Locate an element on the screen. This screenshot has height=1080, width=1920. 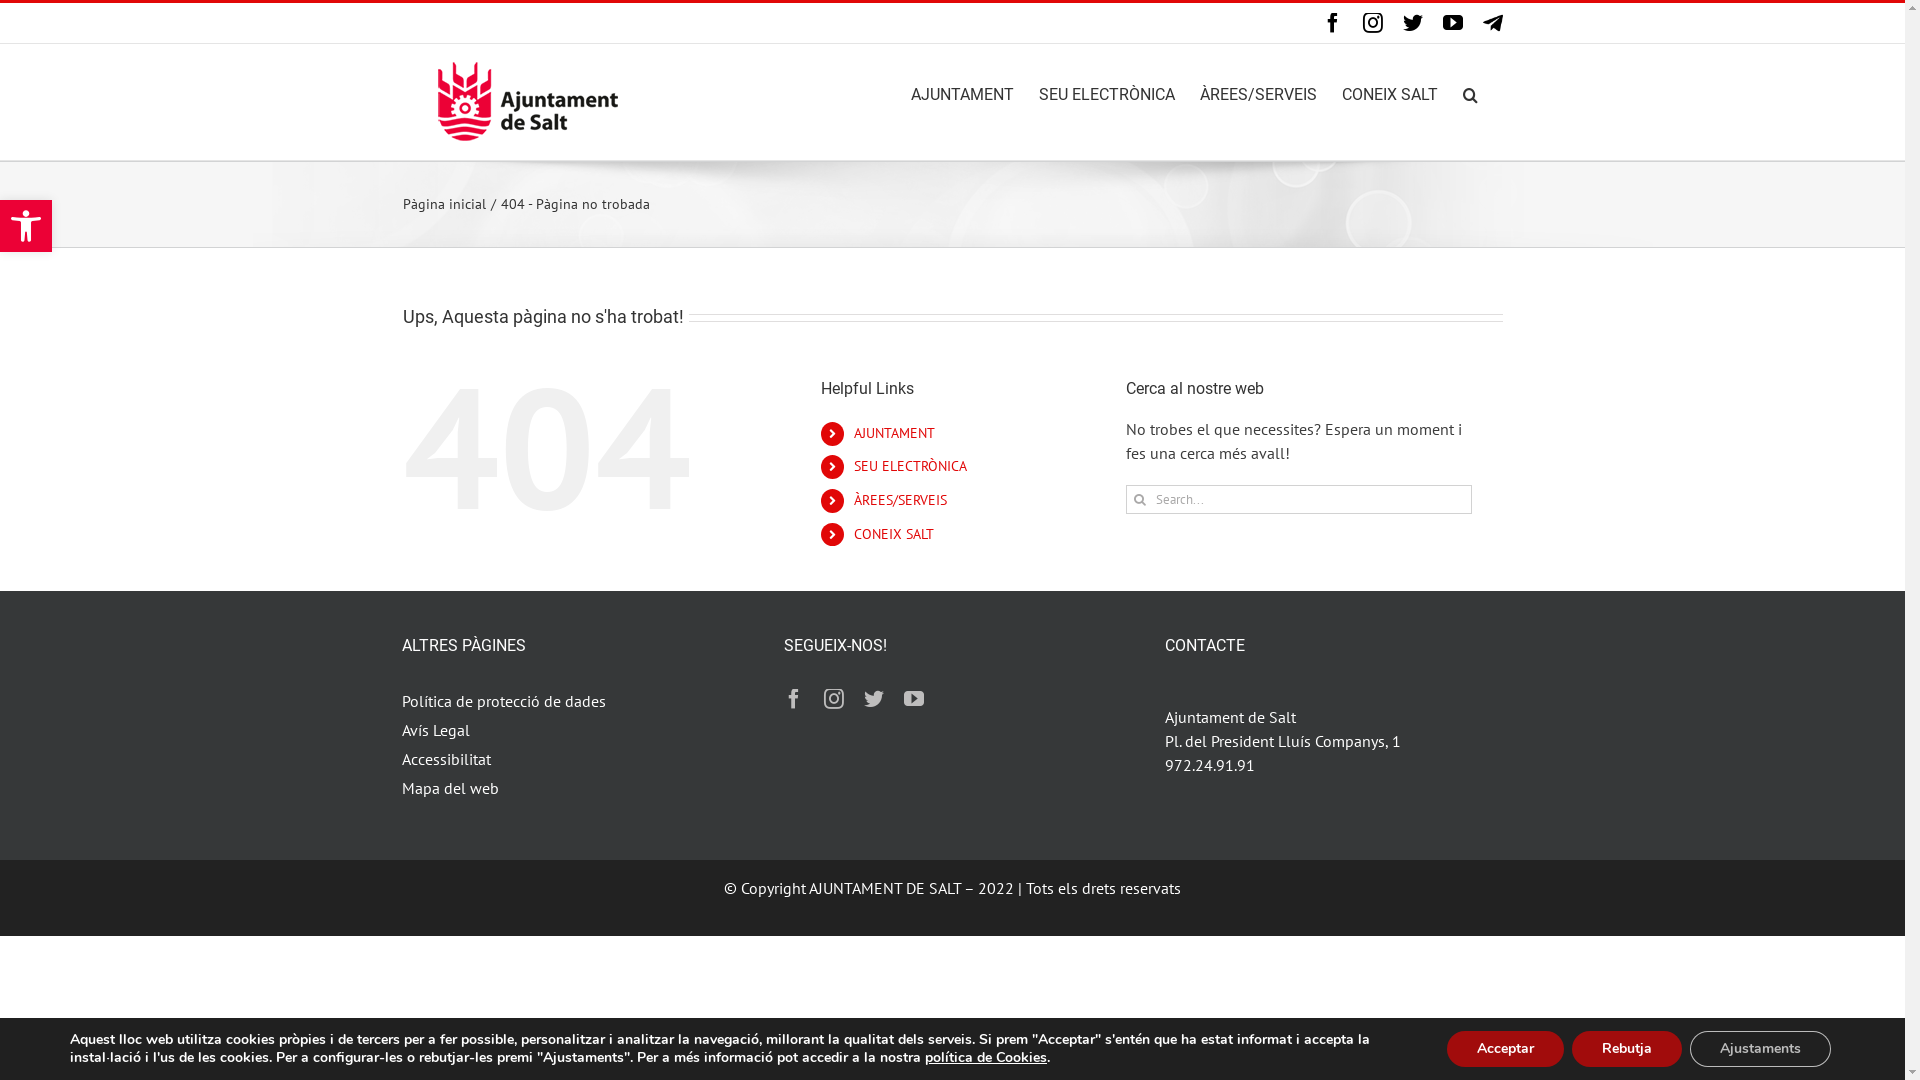
'AJUNTAMENT' is located at coordinates (961, 93).